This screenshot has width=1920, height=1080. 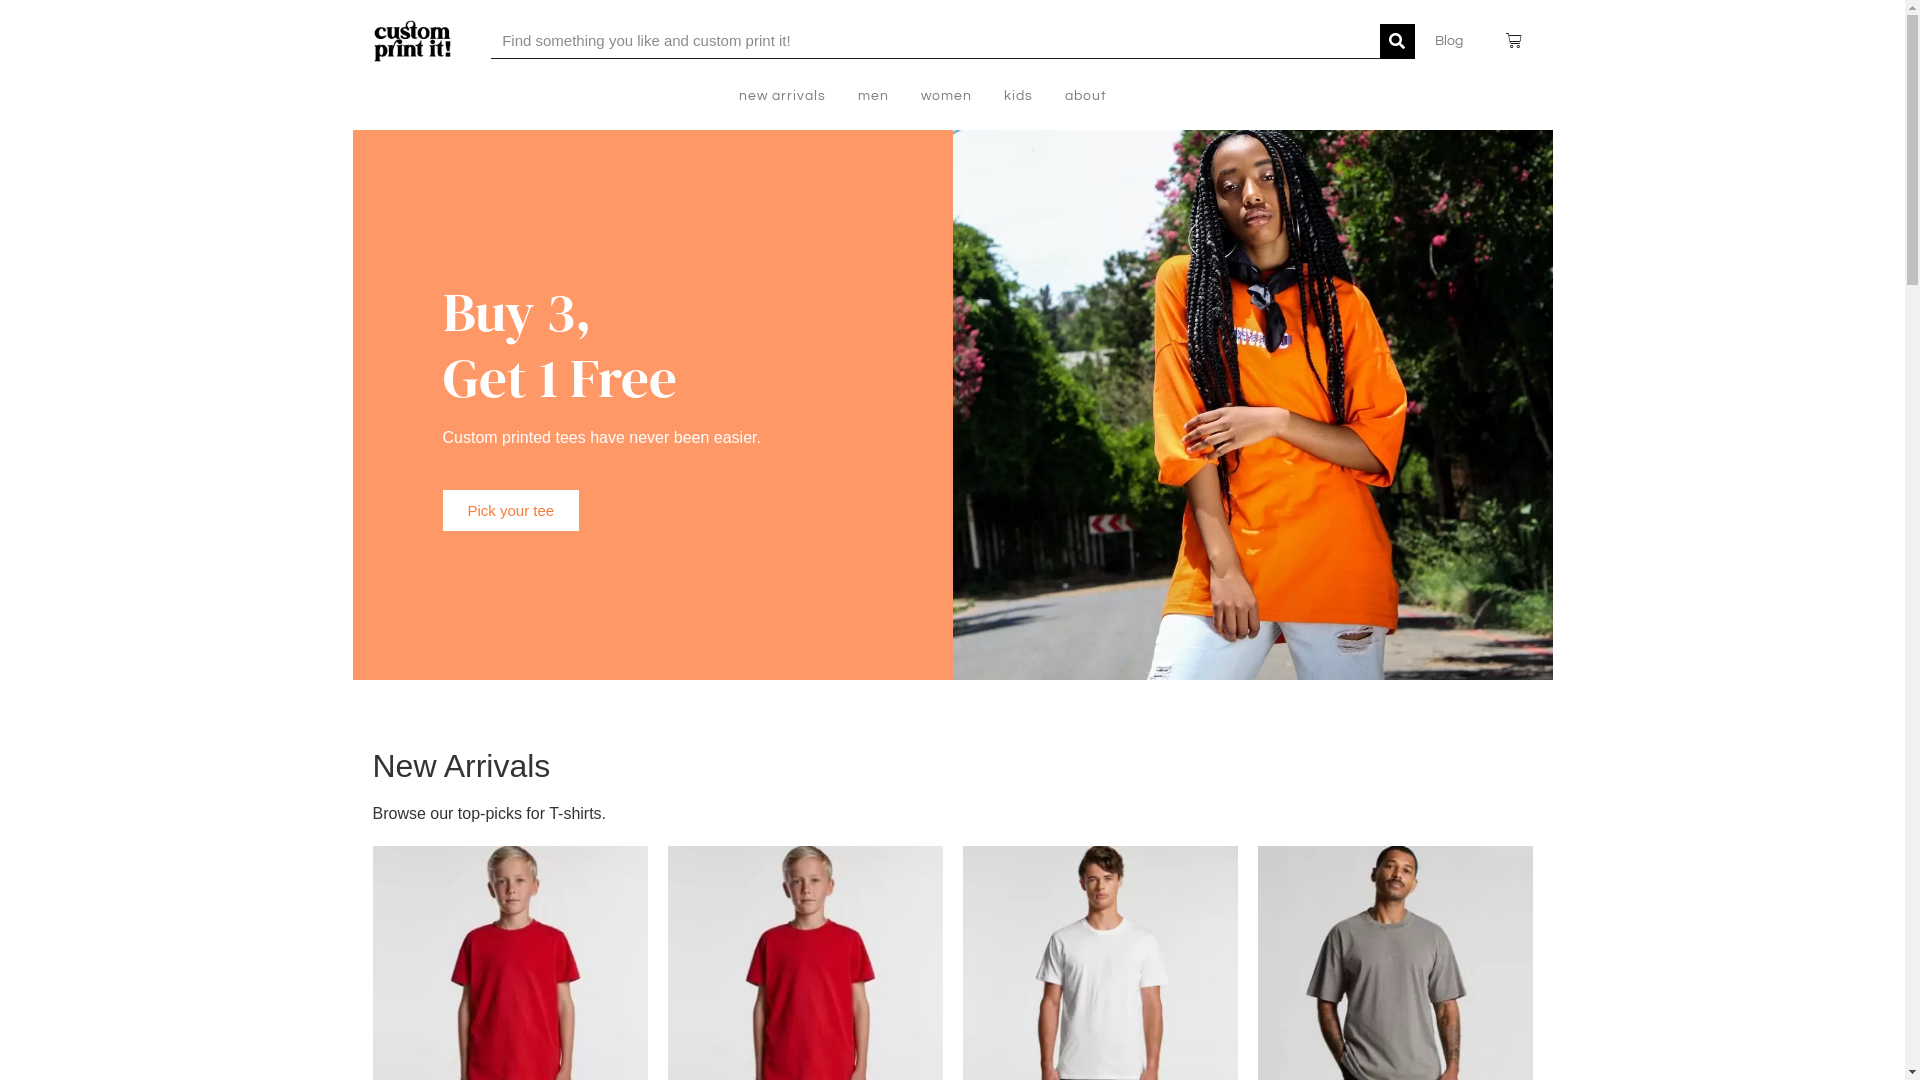 What do you see at coordinates (510, 509) in the screenshot?
I see `'Pick your tee'` at bounding box center [510, 509].